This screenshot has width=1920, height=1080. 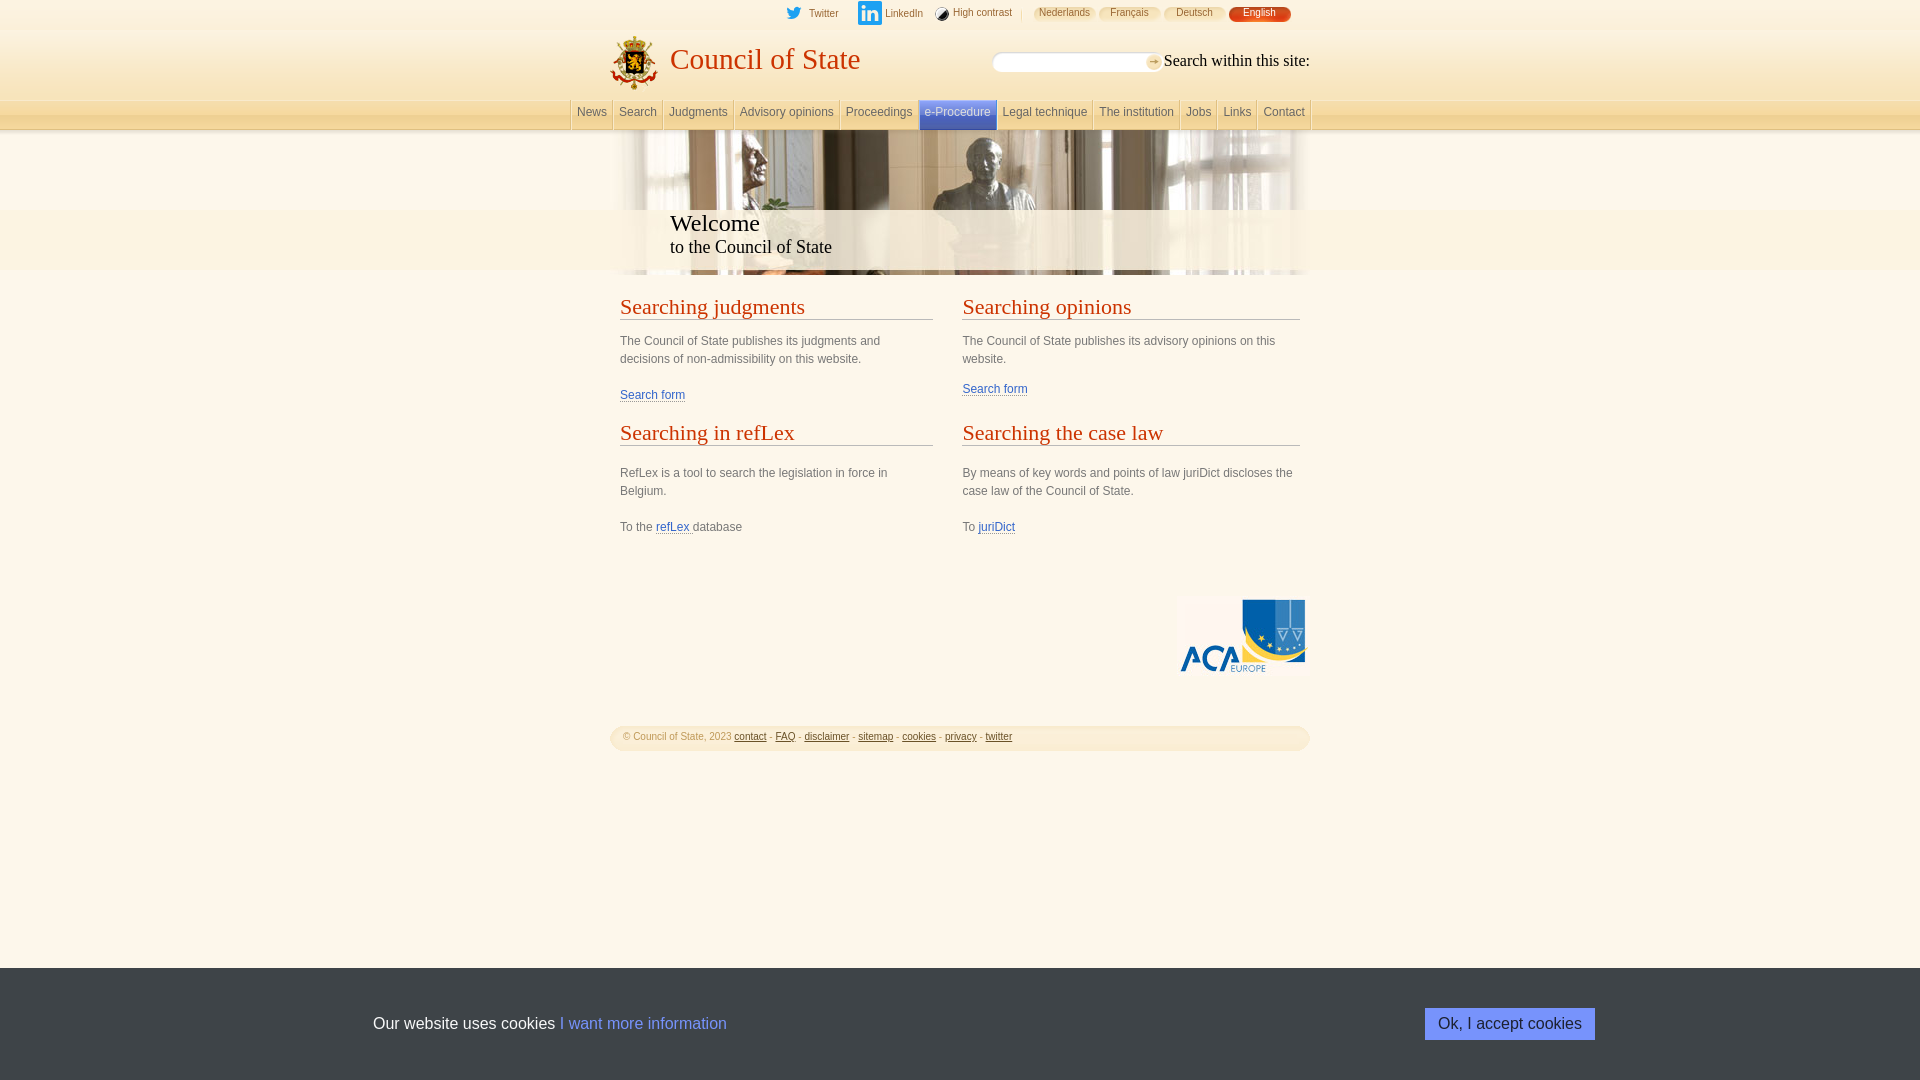 I want to click on 'Deutsch', so click(x=1194, y=22).